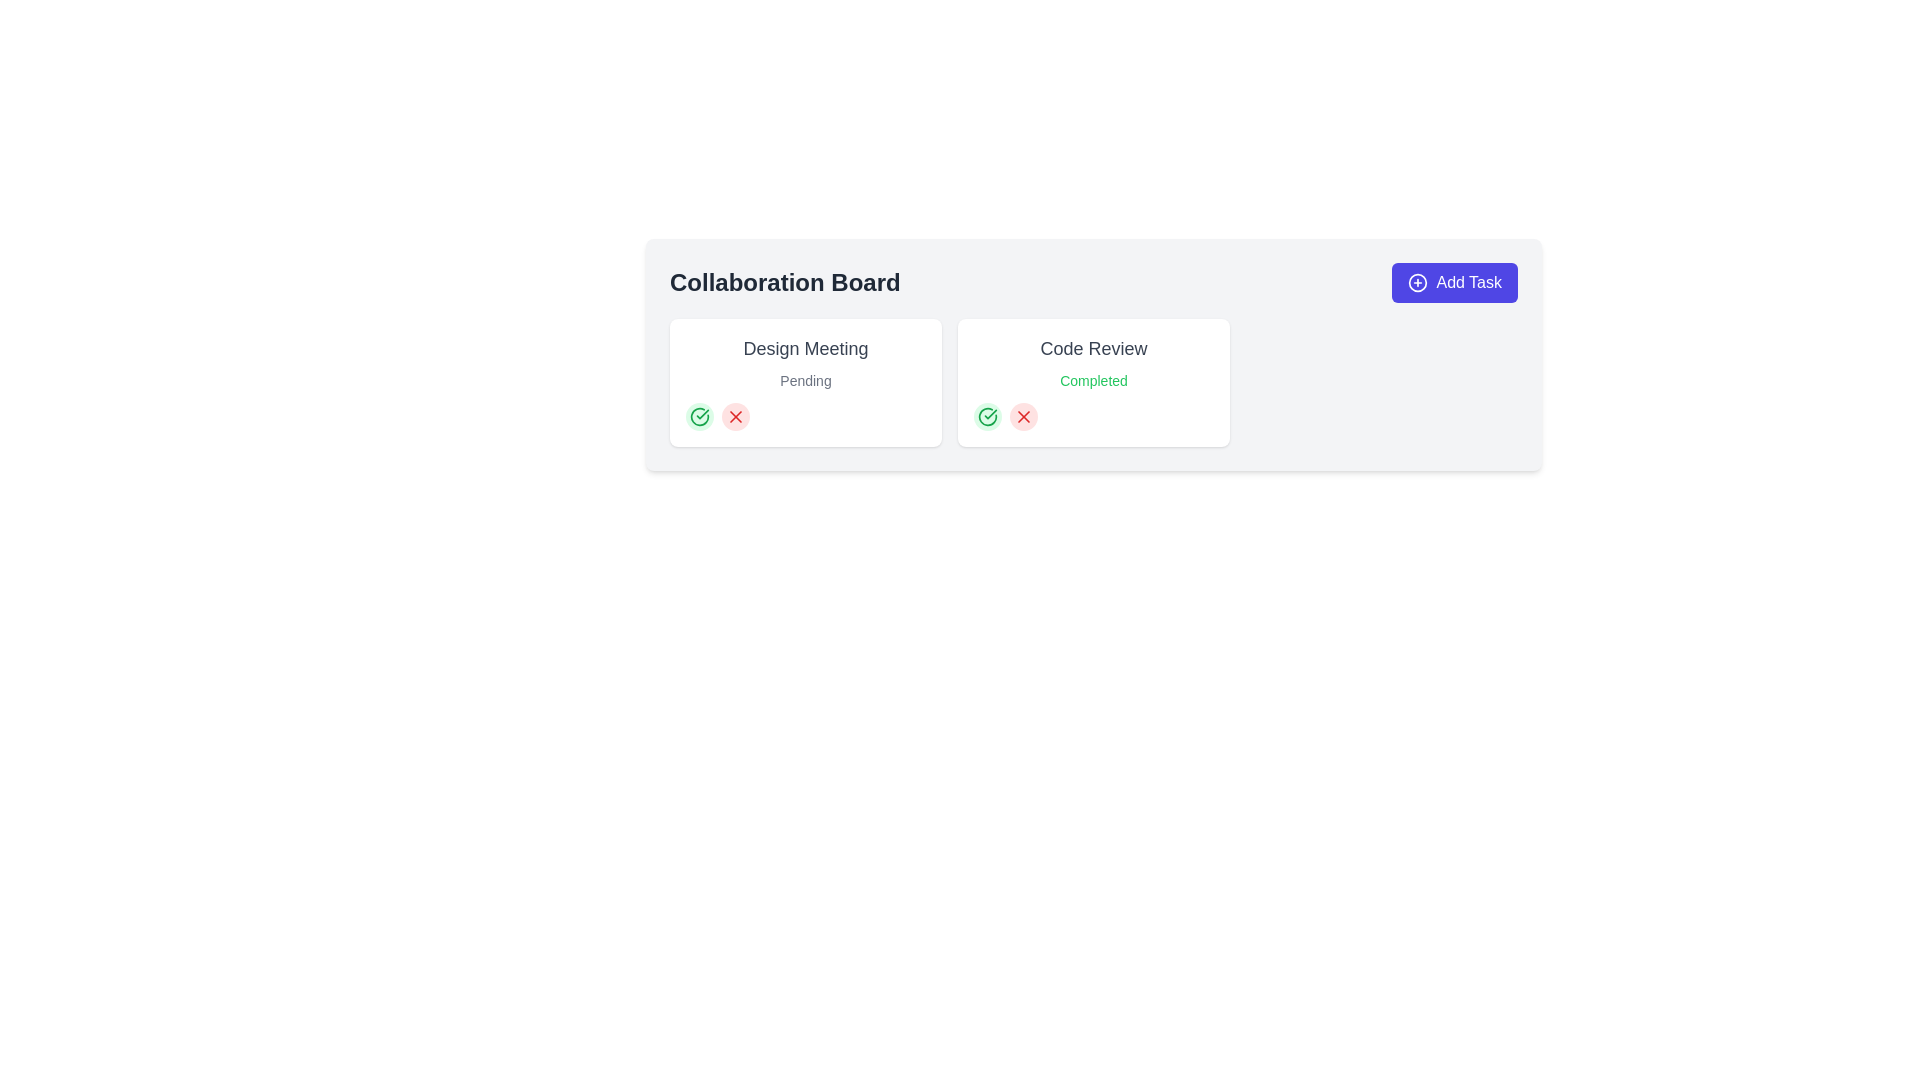  Describe the element at coordinates (1093, 382) in the screenshot. I see `the 'Code Review' task card which has a white background and contains the text 'Code Review' in gray bold font and 'Completed' in smaller green text` at that location.